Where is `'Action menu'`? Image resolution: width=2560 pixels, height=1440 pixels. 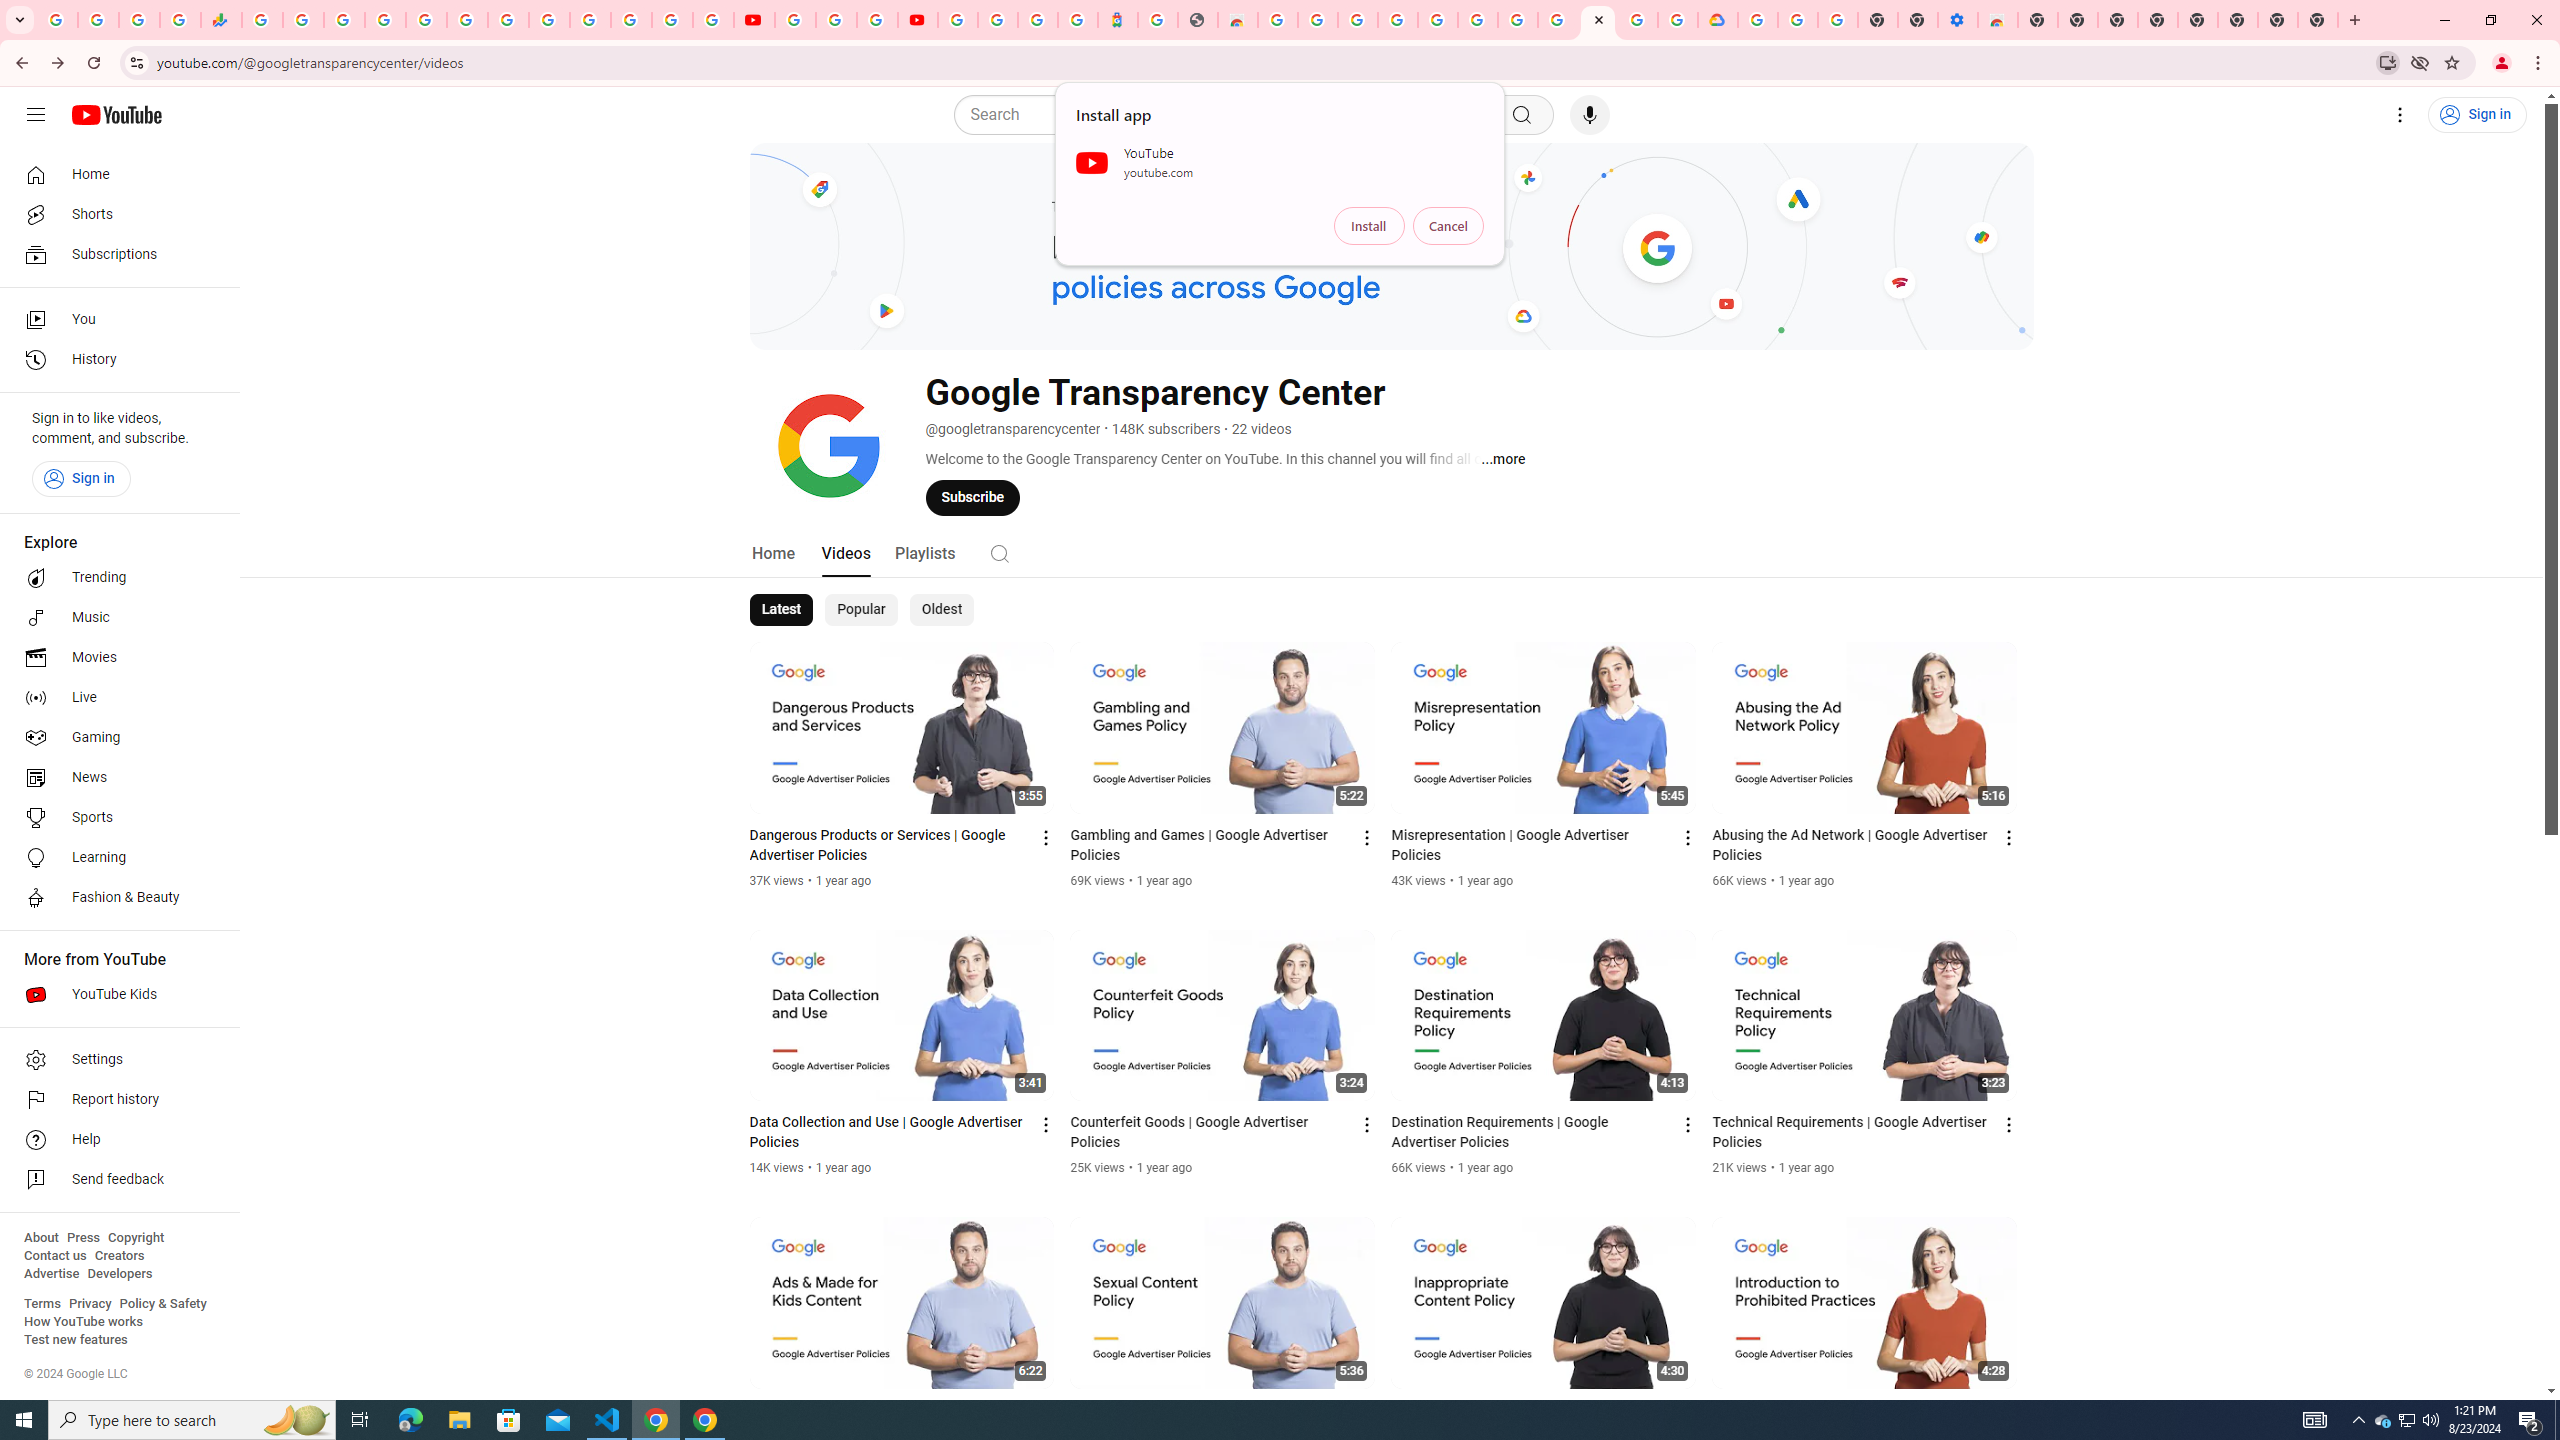 'Action menu' is located at coordinates (2009, 1412).